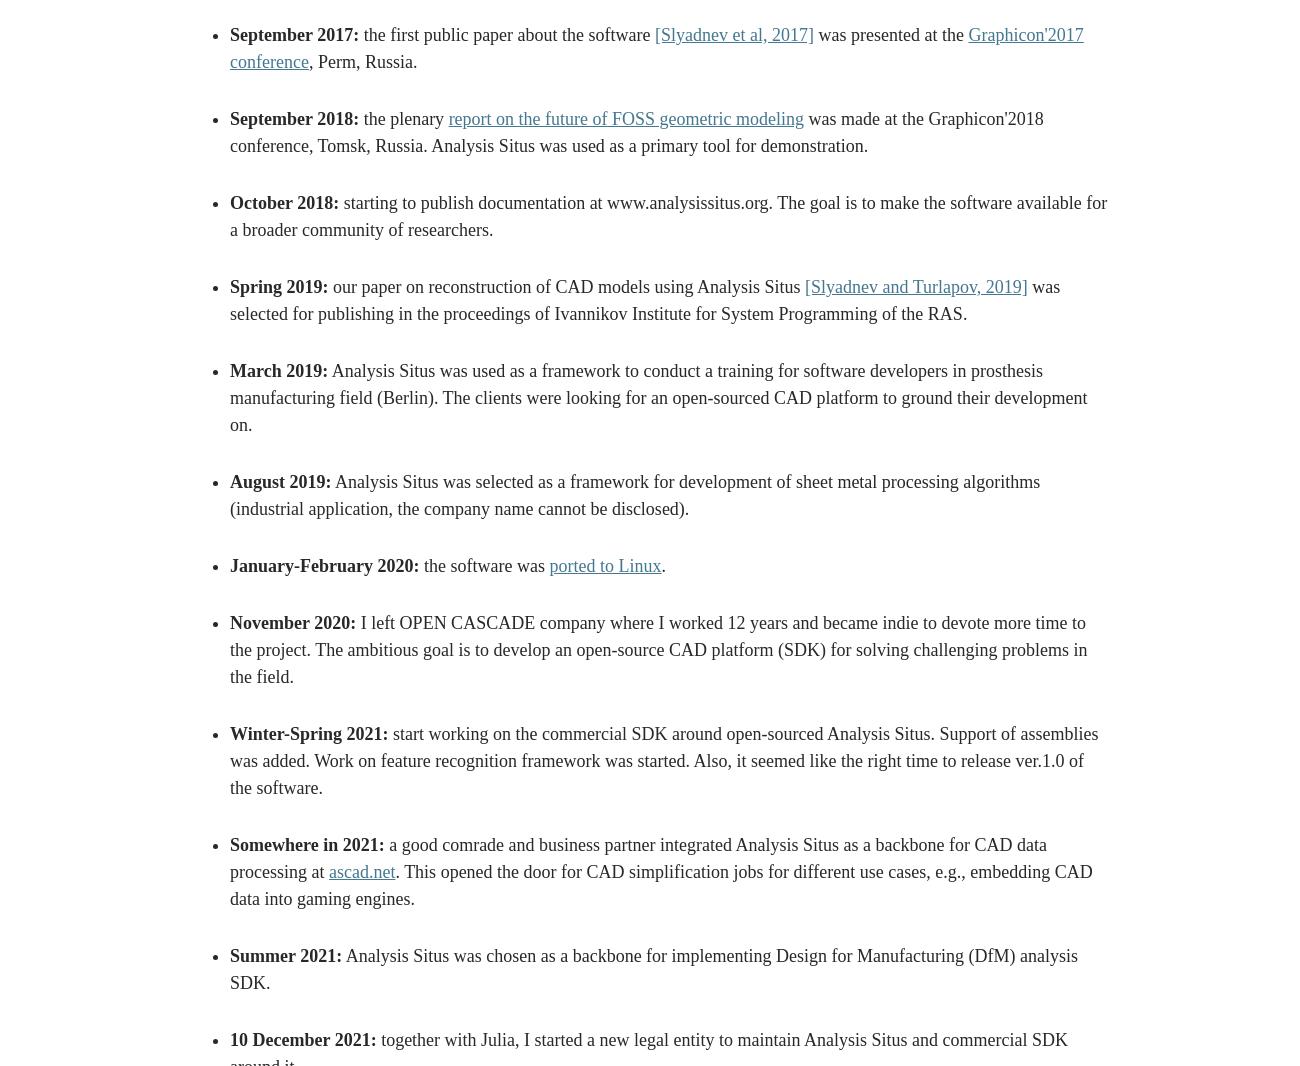  I want to click on 'March 2019:', so click(278, 370).